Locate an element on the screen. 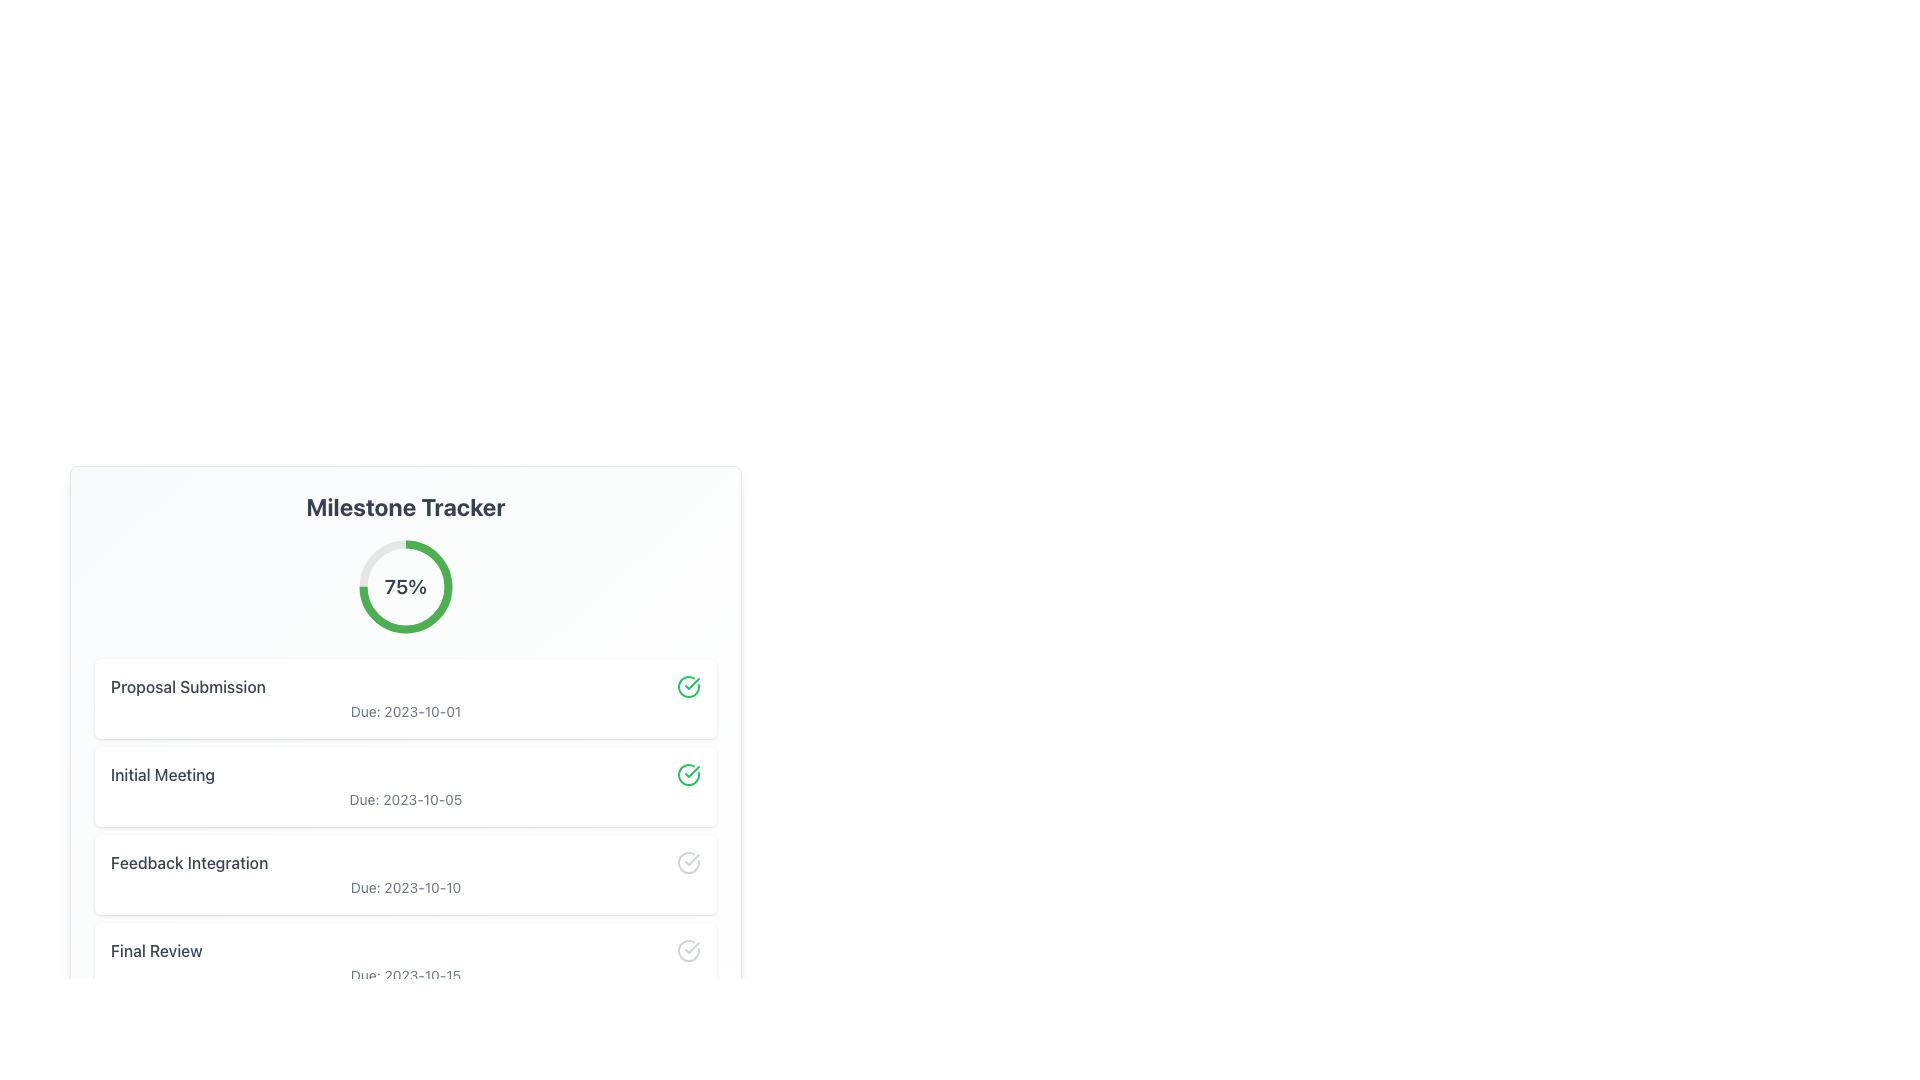 This screenshot has width=1920, height=1080. the second milestone item labeled 'Initial Meeting' in the Milestone Tracker list to potentially interact with it is located at coordinates (405, 774).